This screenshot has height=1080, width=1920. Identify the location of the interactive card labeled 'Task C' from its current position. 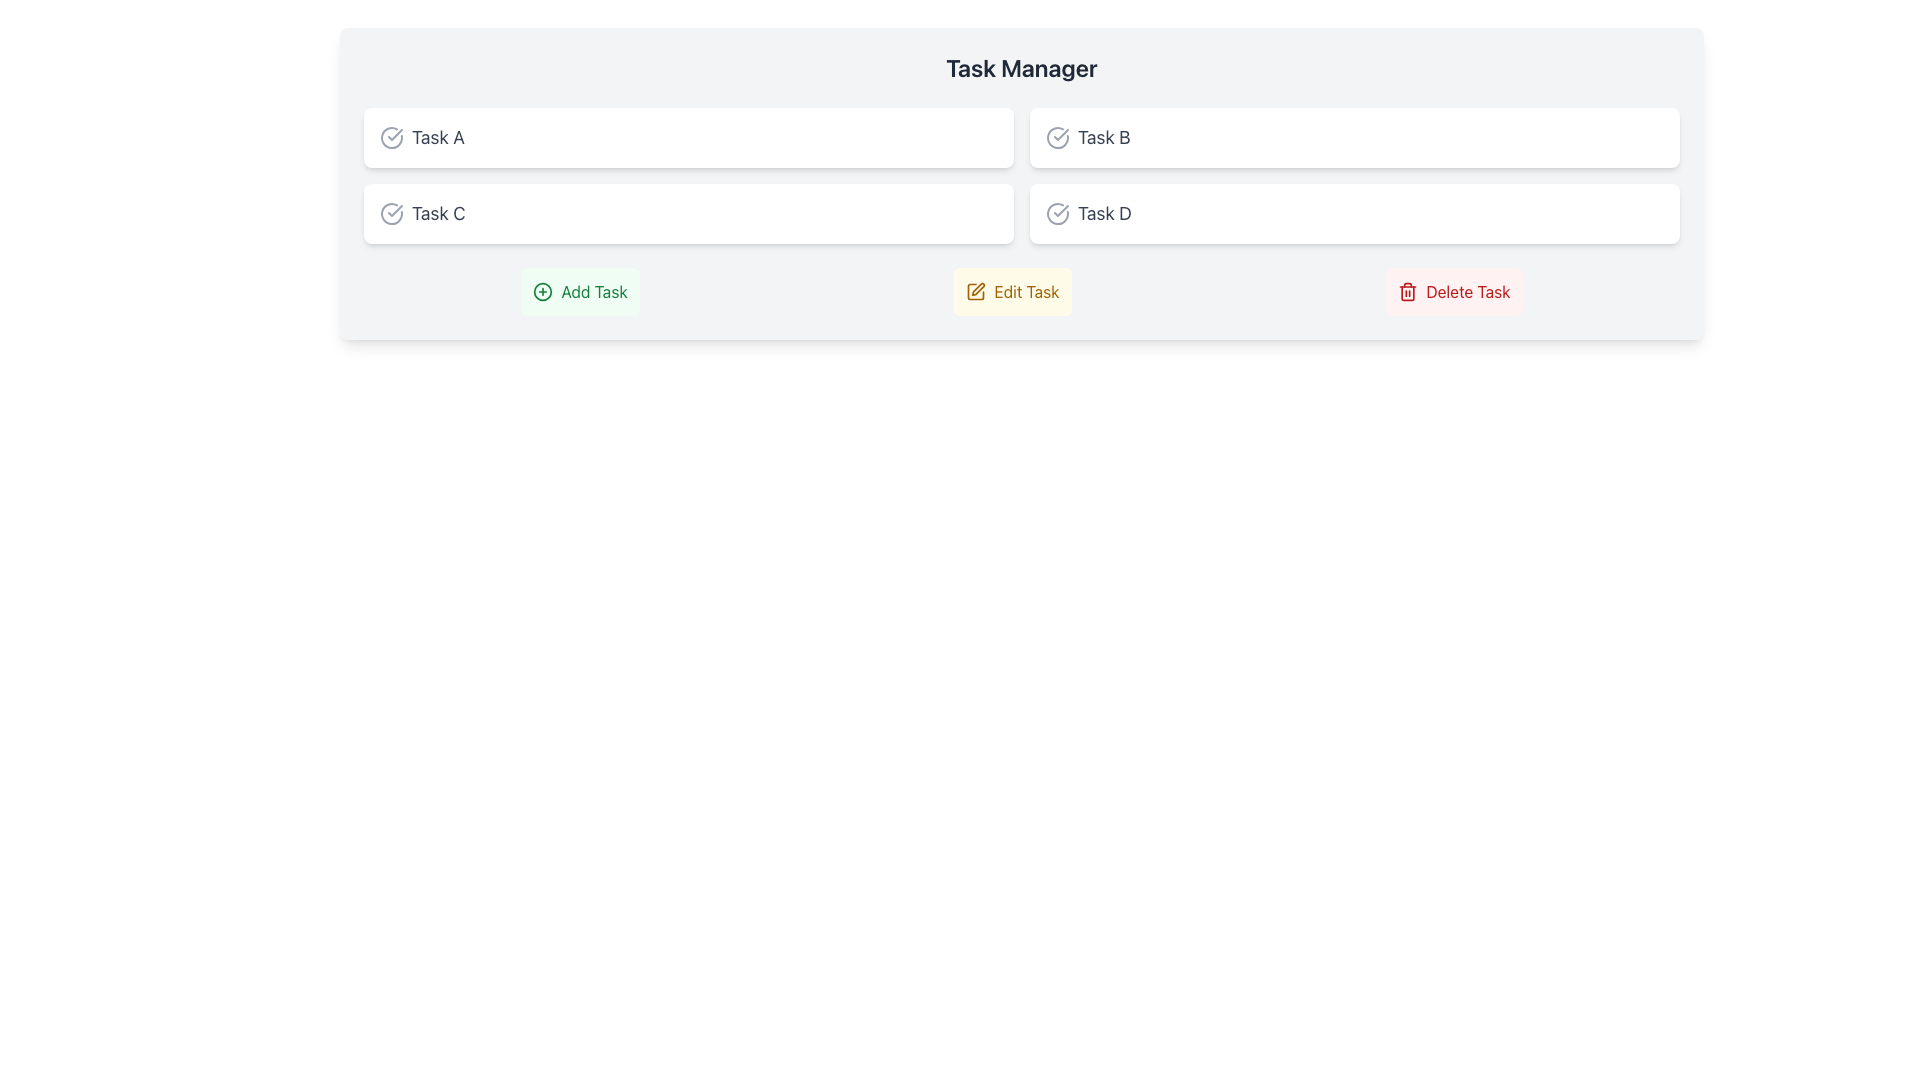
(689, 213).